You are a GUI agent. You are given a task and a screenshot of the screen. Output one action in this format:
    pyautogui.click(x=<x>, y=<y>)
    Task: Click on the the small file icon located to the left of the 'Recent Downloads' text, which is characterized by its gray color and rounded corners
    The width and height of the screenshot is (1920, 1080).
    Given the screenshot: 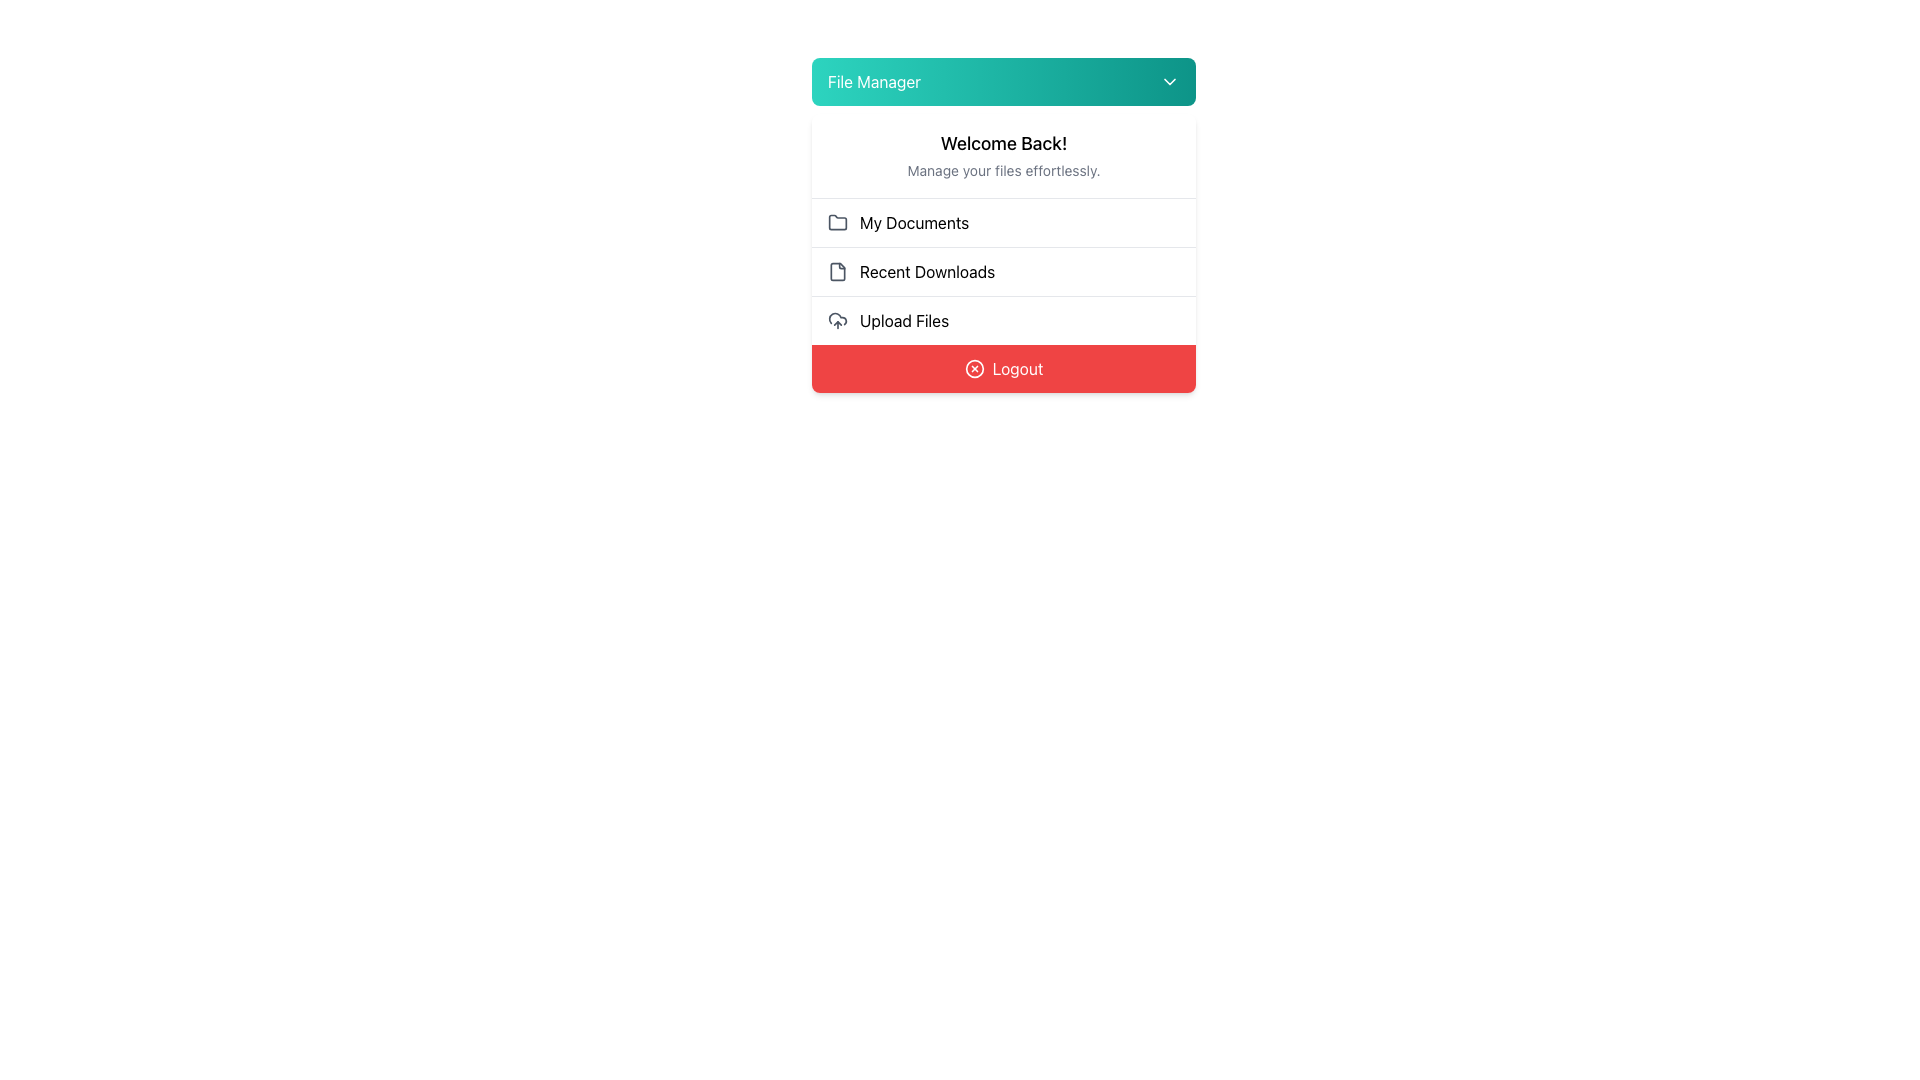 What is the action you would take?
    pyautogui.click(x=838, y=272)
    